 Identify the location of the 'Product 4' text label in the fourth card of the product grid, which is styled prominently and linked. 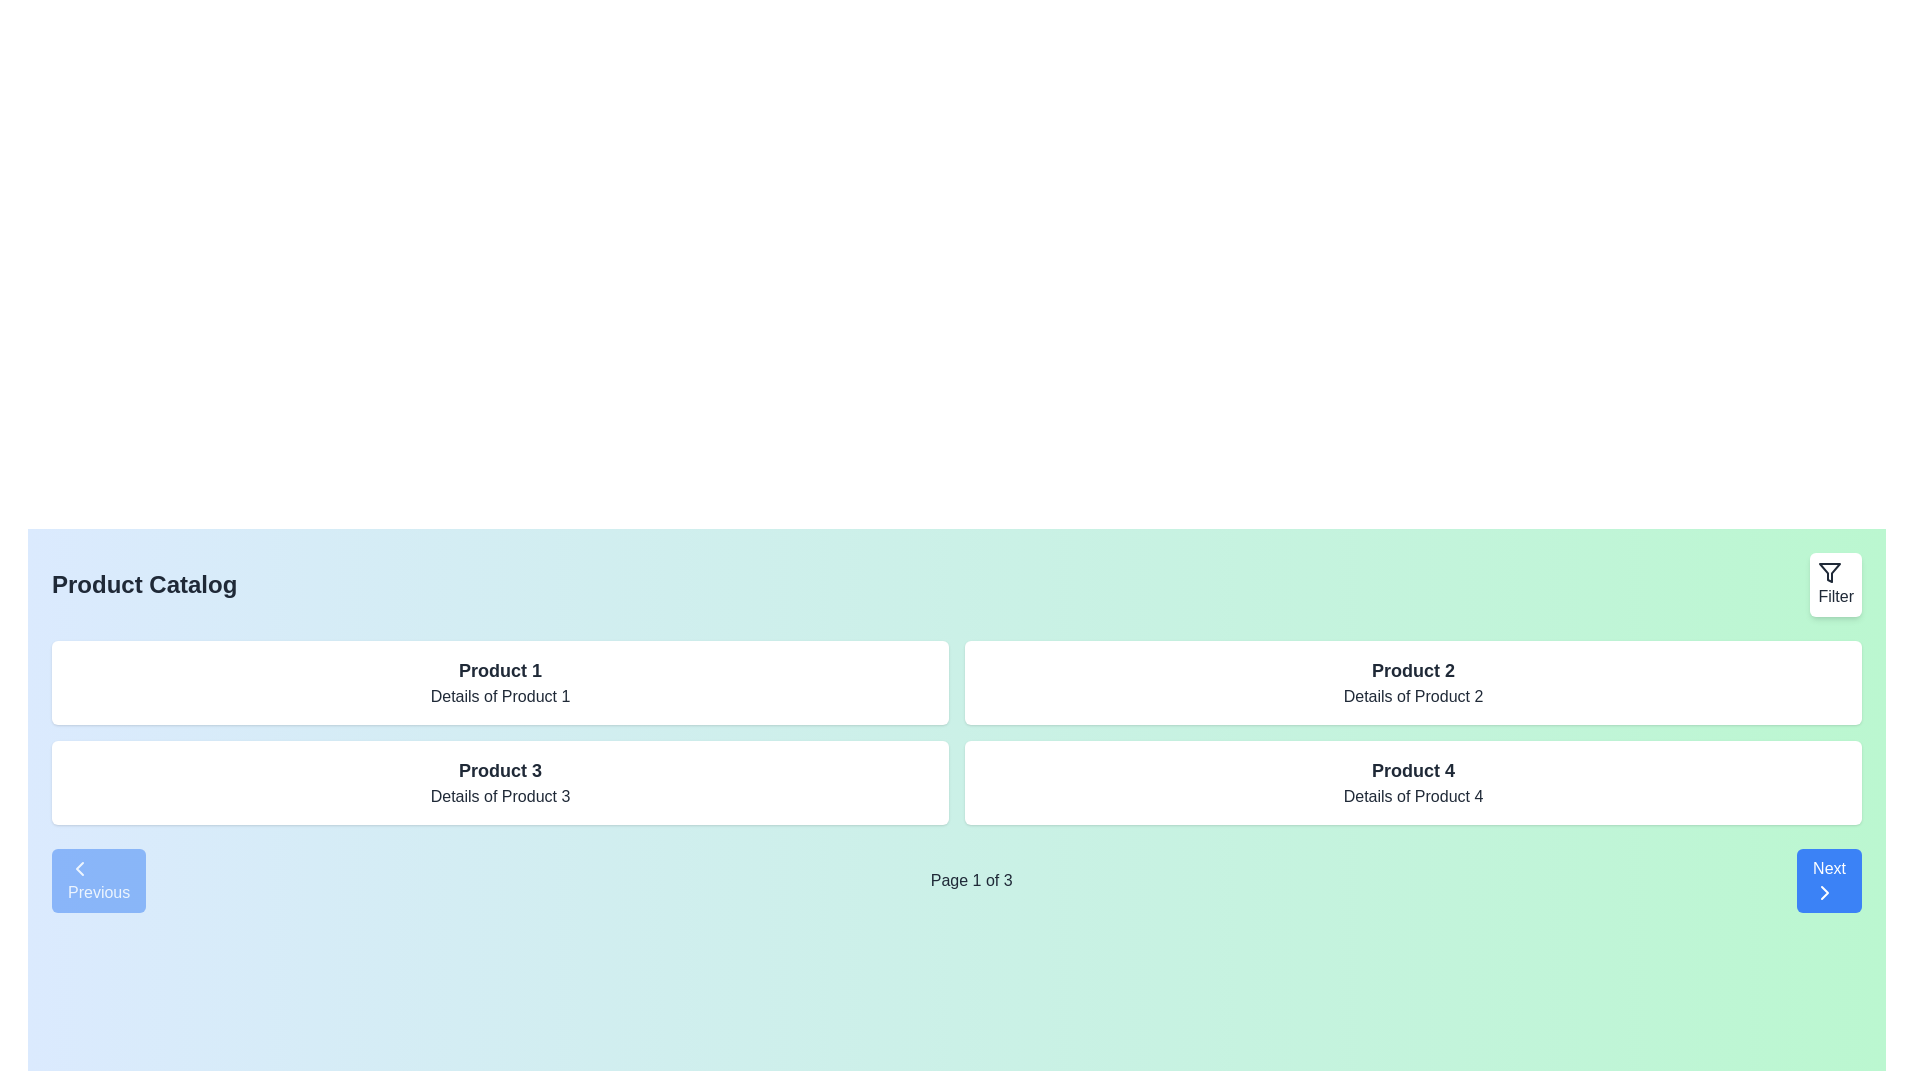
(1412, 770).